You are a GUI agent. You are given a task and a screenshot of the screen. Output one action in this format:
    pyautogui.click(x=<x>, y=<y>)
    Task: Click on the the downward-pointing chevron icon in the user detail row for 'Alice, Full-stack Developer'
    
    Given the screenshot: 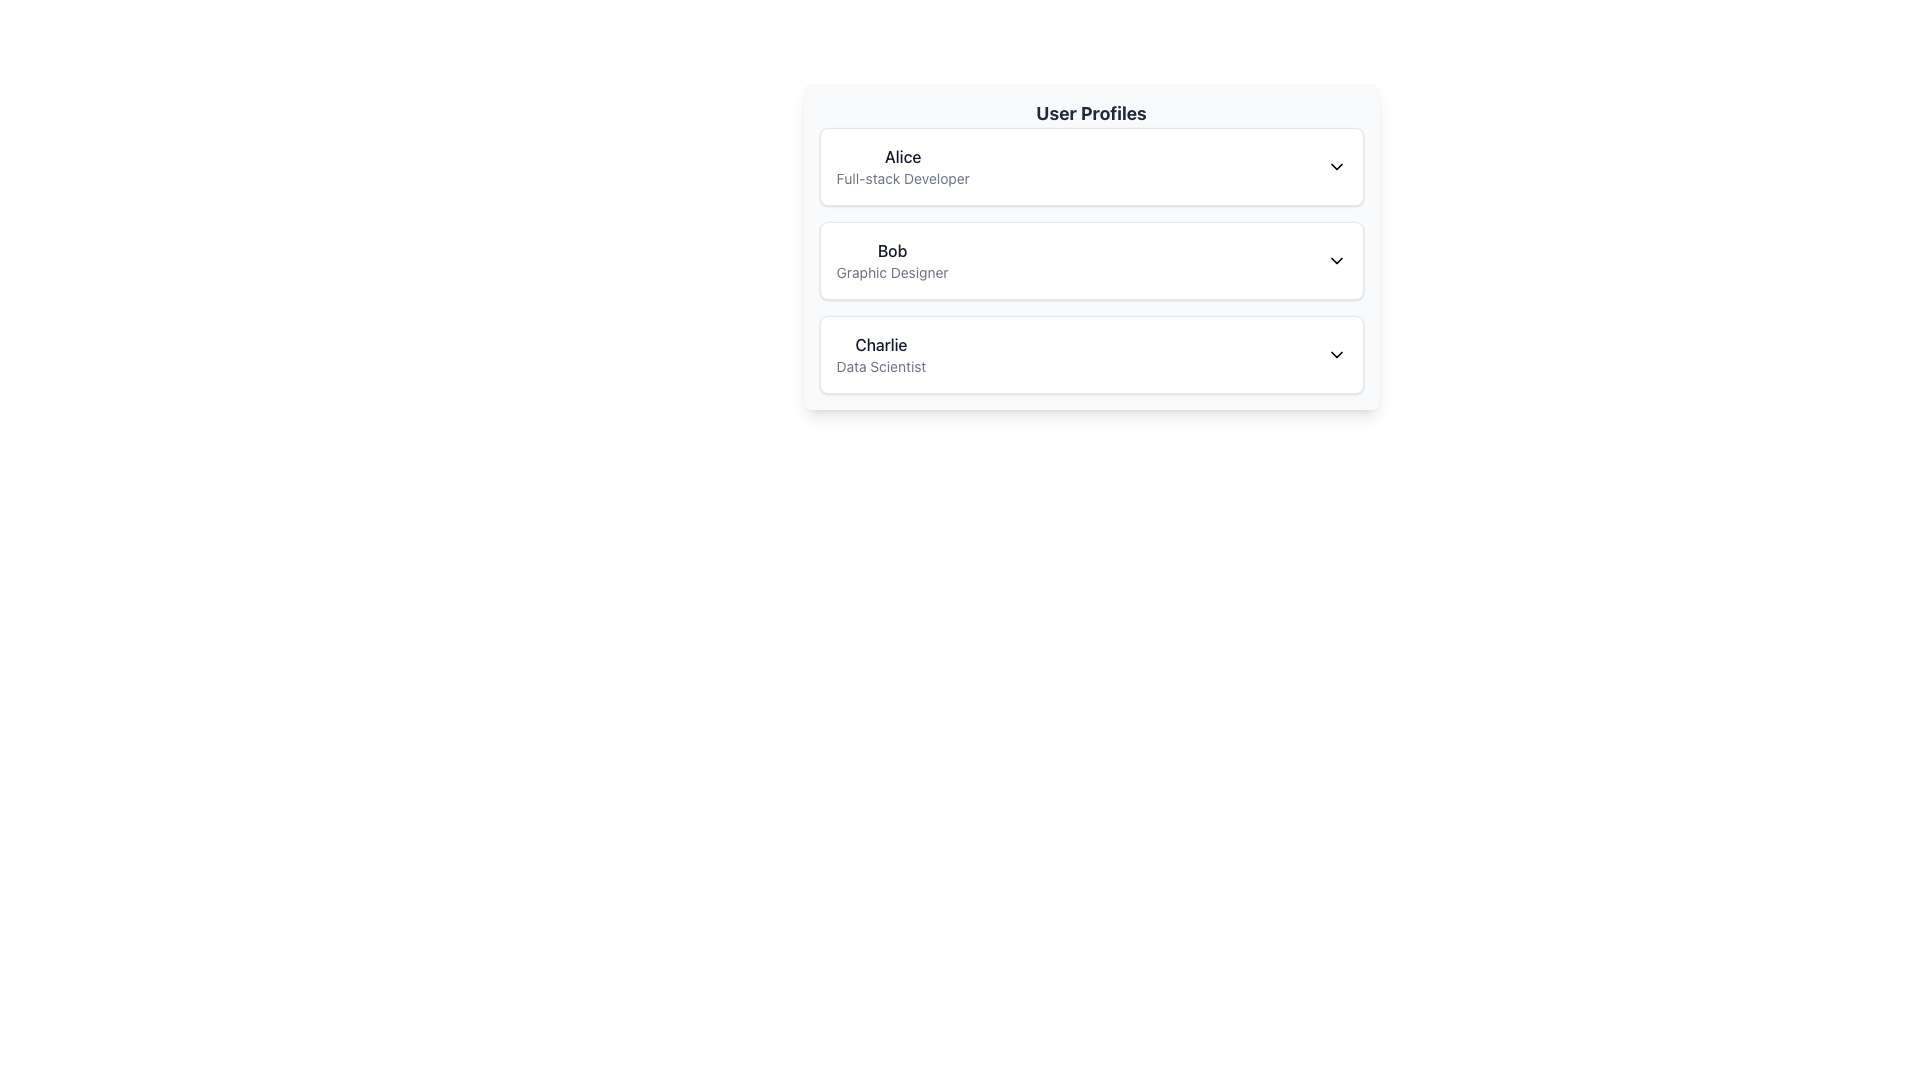 What is the action you would take?
    pyautogui.click(x=1336, y=165)
    